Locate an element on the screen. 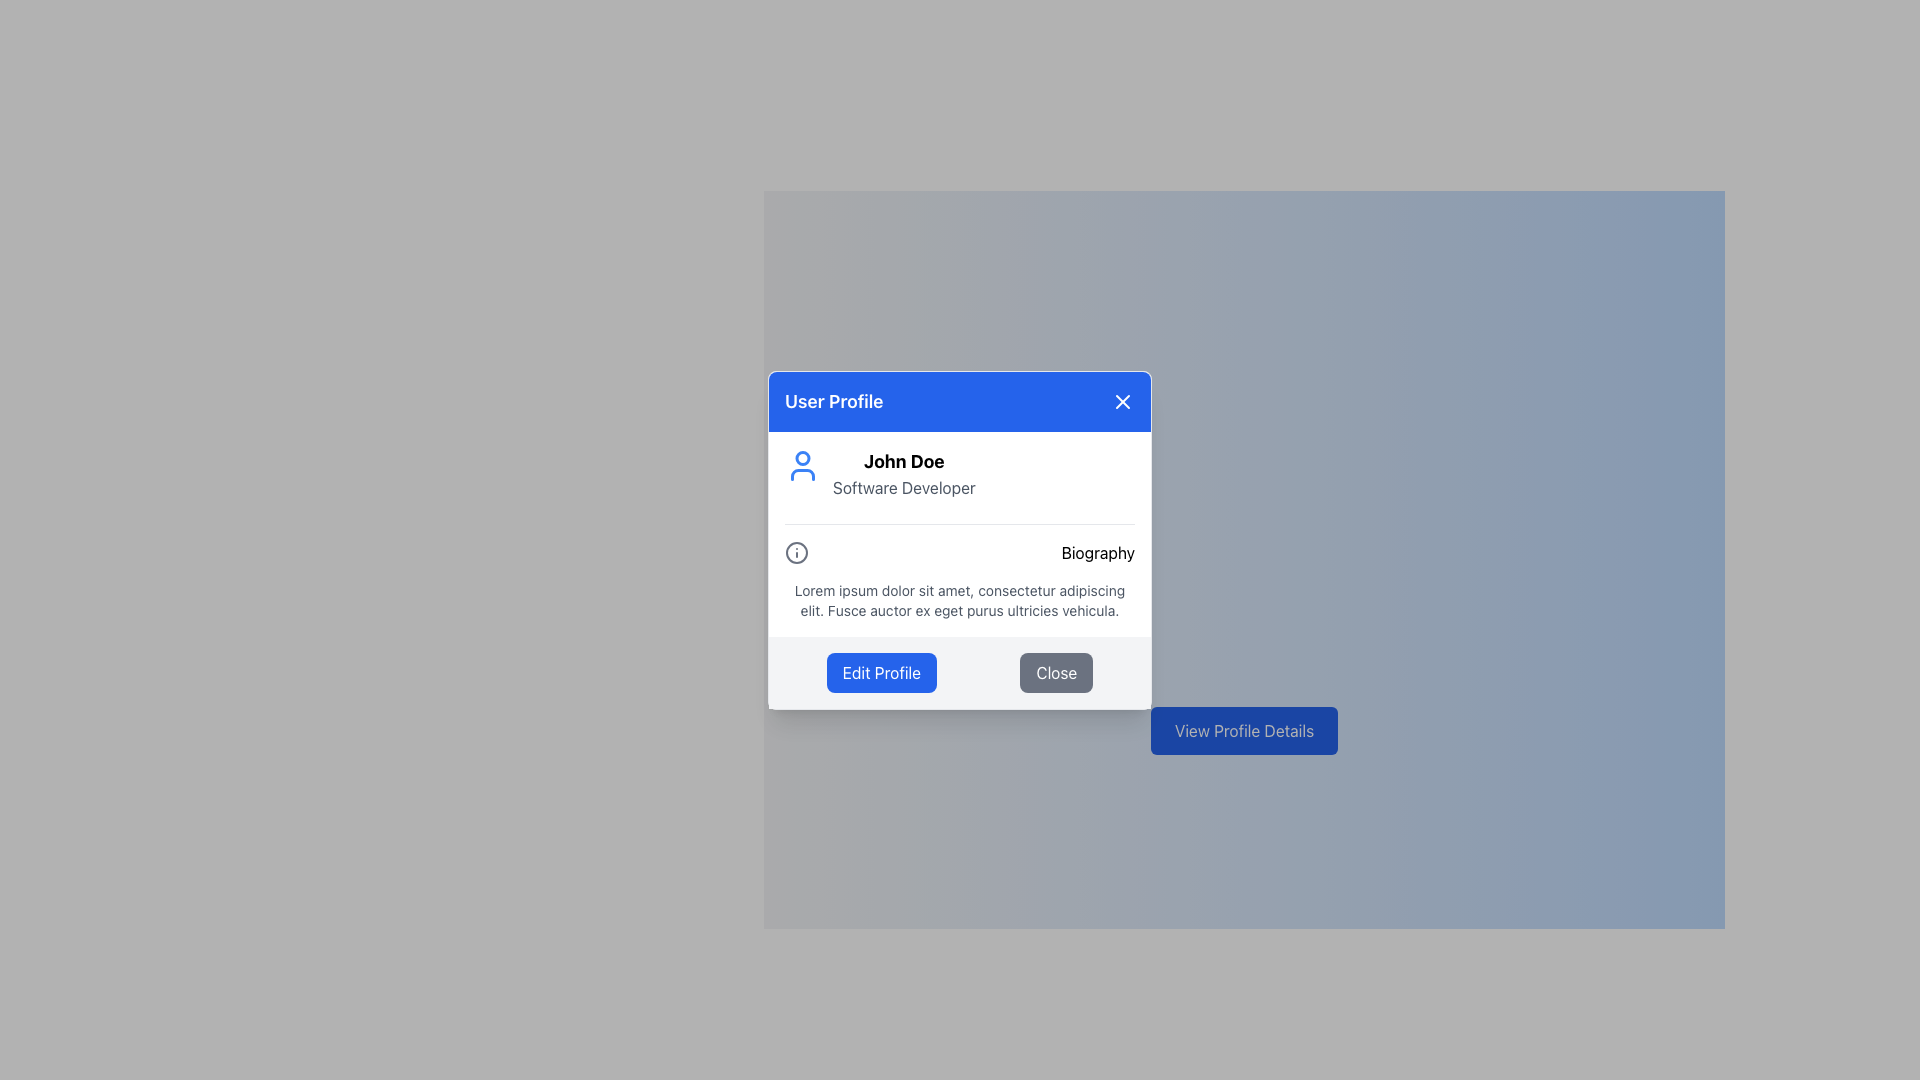  the user profile button located at the bottom-right of the modal interface to trigger the hover effect is located at coordinates (1243, 731).